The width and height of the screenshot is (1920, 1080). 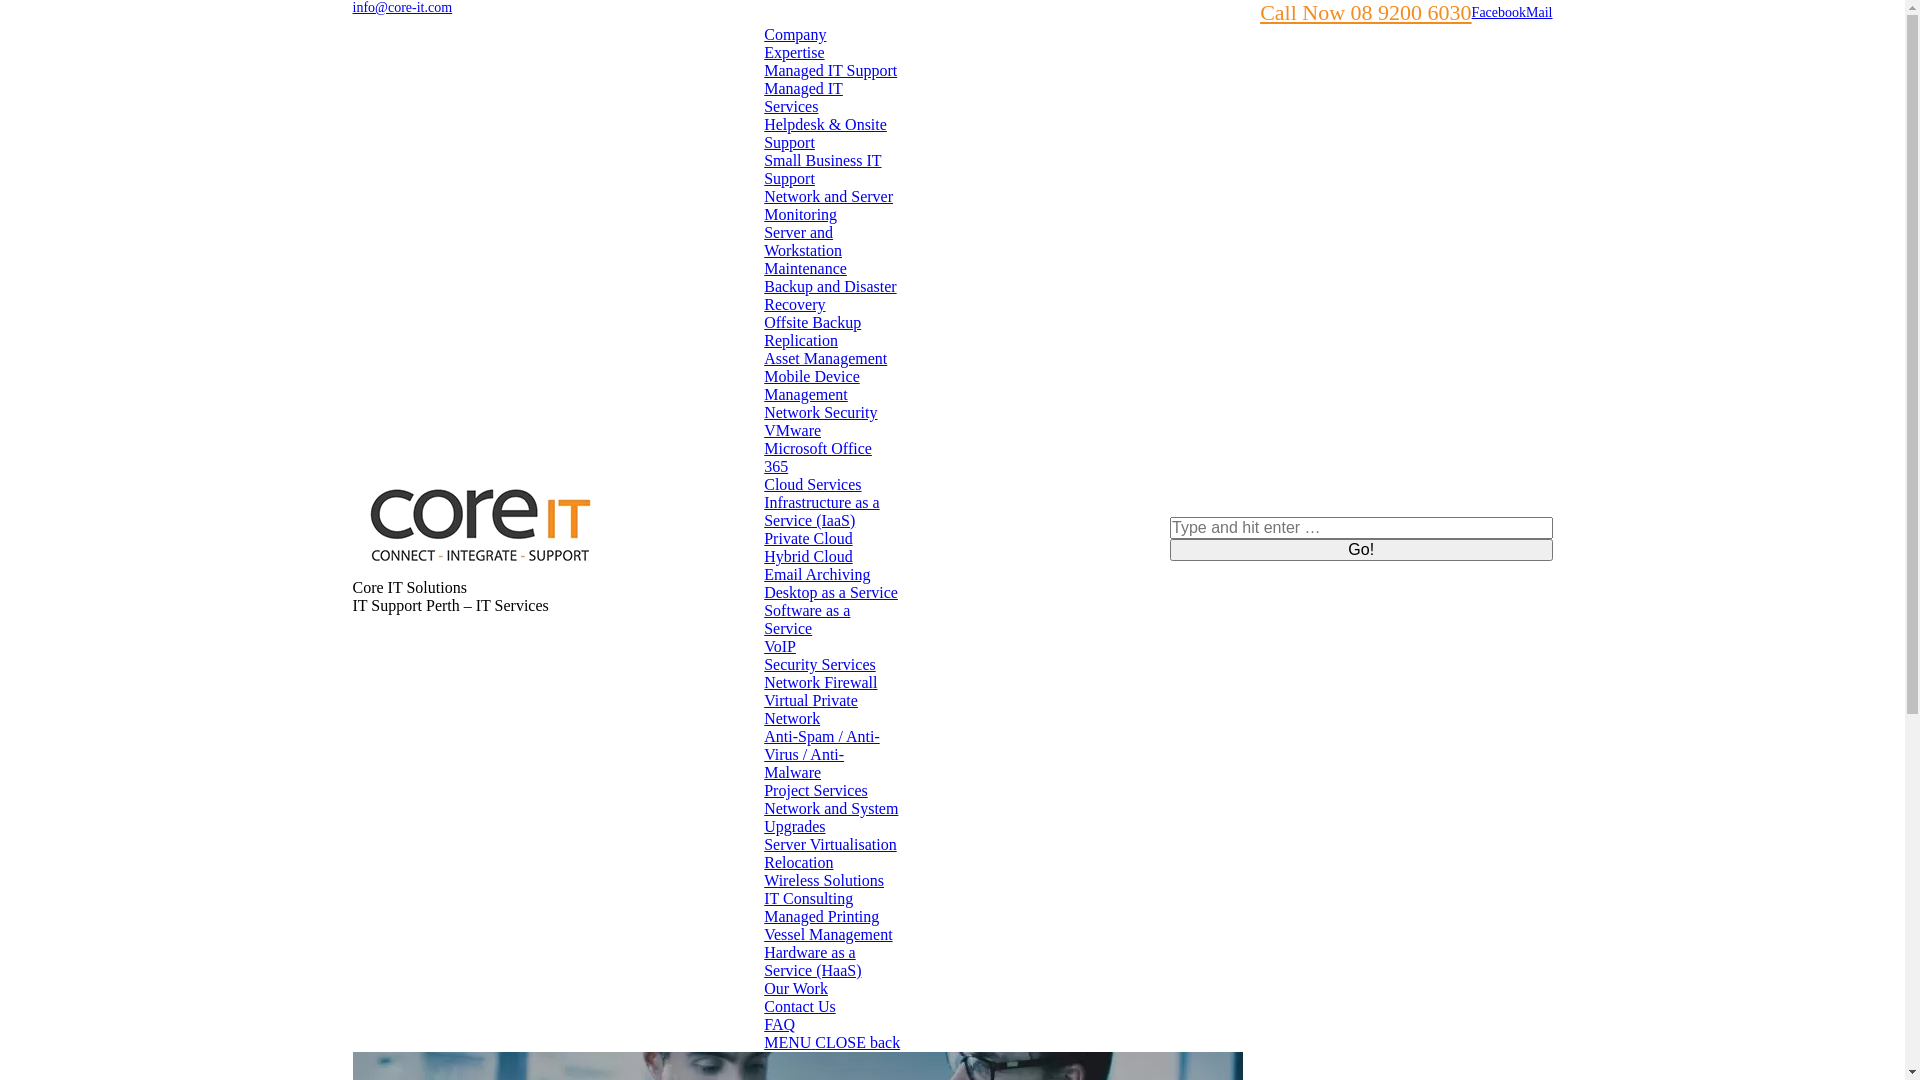 I want to click on 'Managed IT Services', so click(x=803, y=97).